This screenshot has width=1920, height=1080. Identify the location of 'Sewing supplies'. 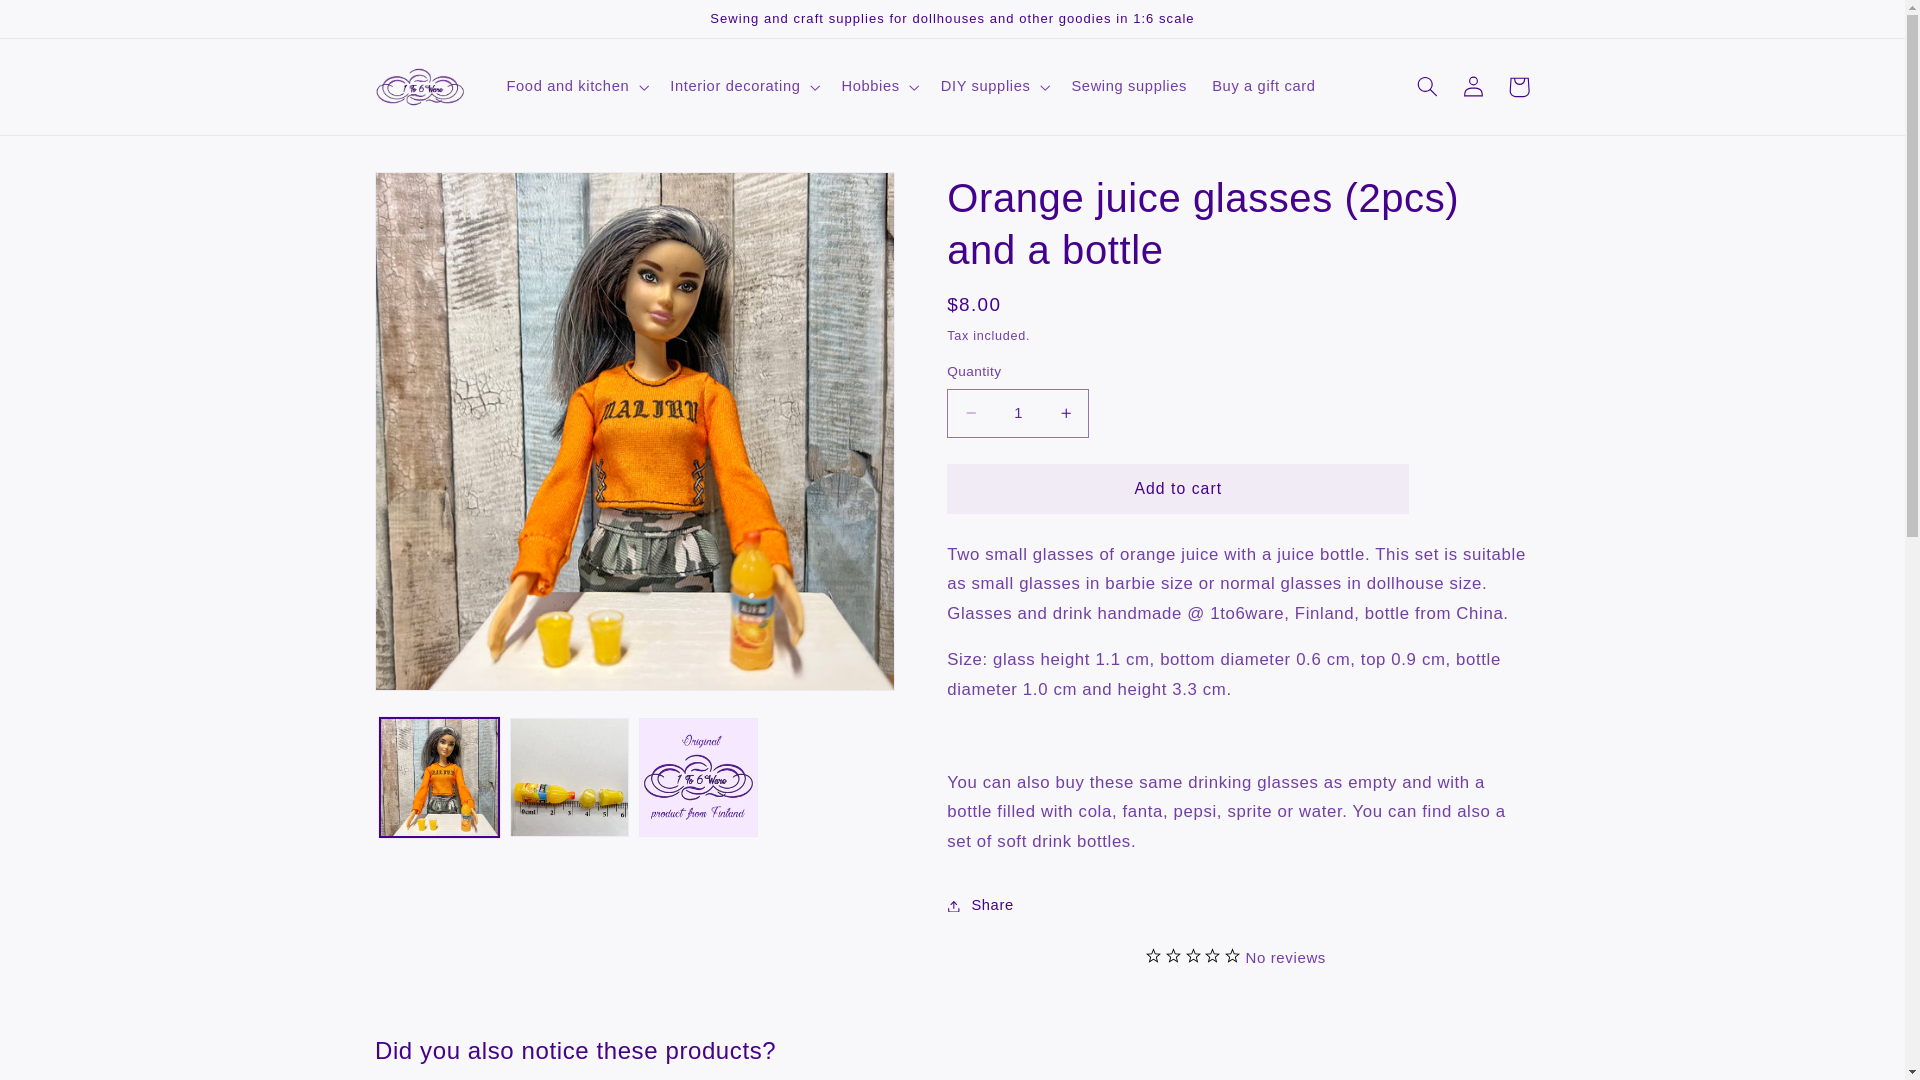
(1058, 86).